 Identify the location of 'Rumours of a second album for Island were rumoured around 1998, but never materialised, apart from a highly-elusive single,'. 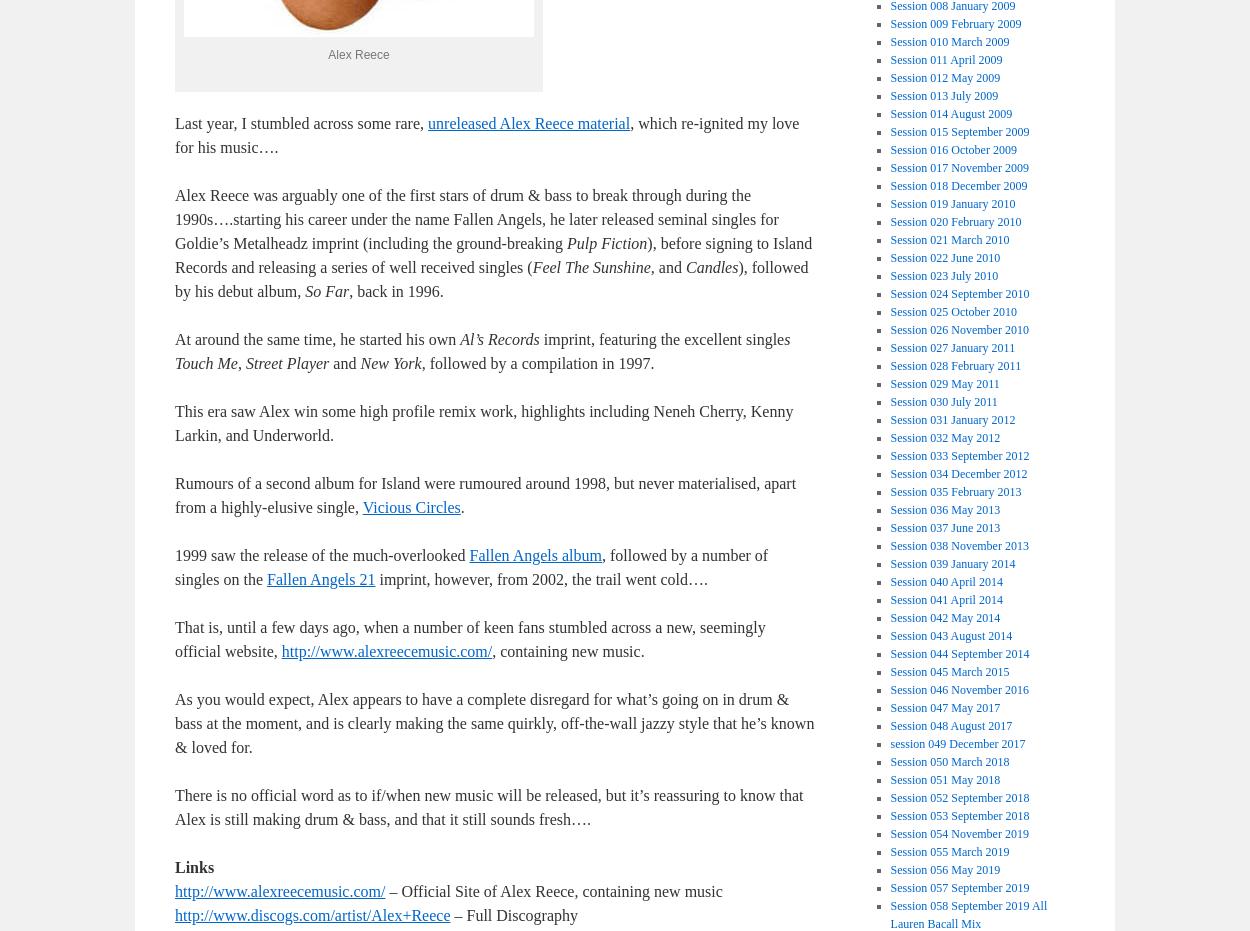
(484, 495).